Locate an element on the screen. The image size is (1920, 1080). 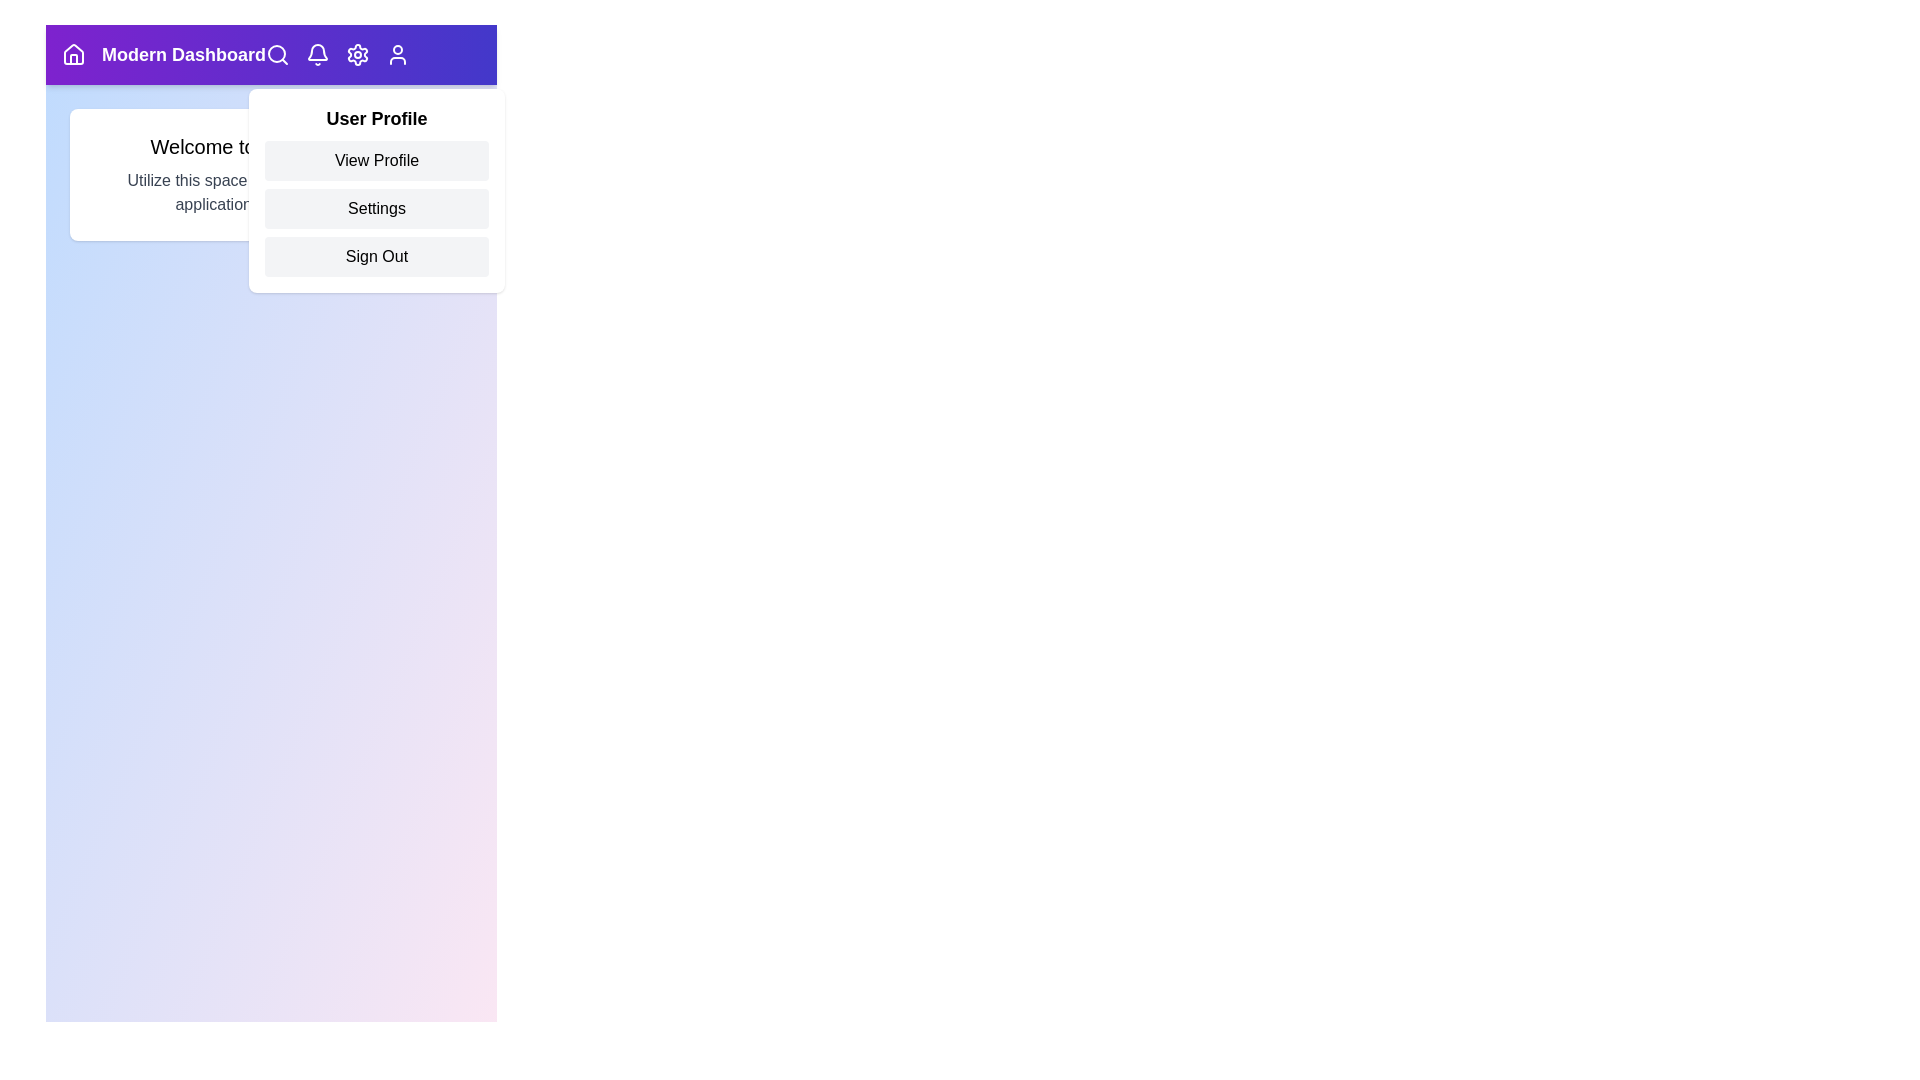
the 'Settings' option in the user profile menu is located at coordinates (377, 208).